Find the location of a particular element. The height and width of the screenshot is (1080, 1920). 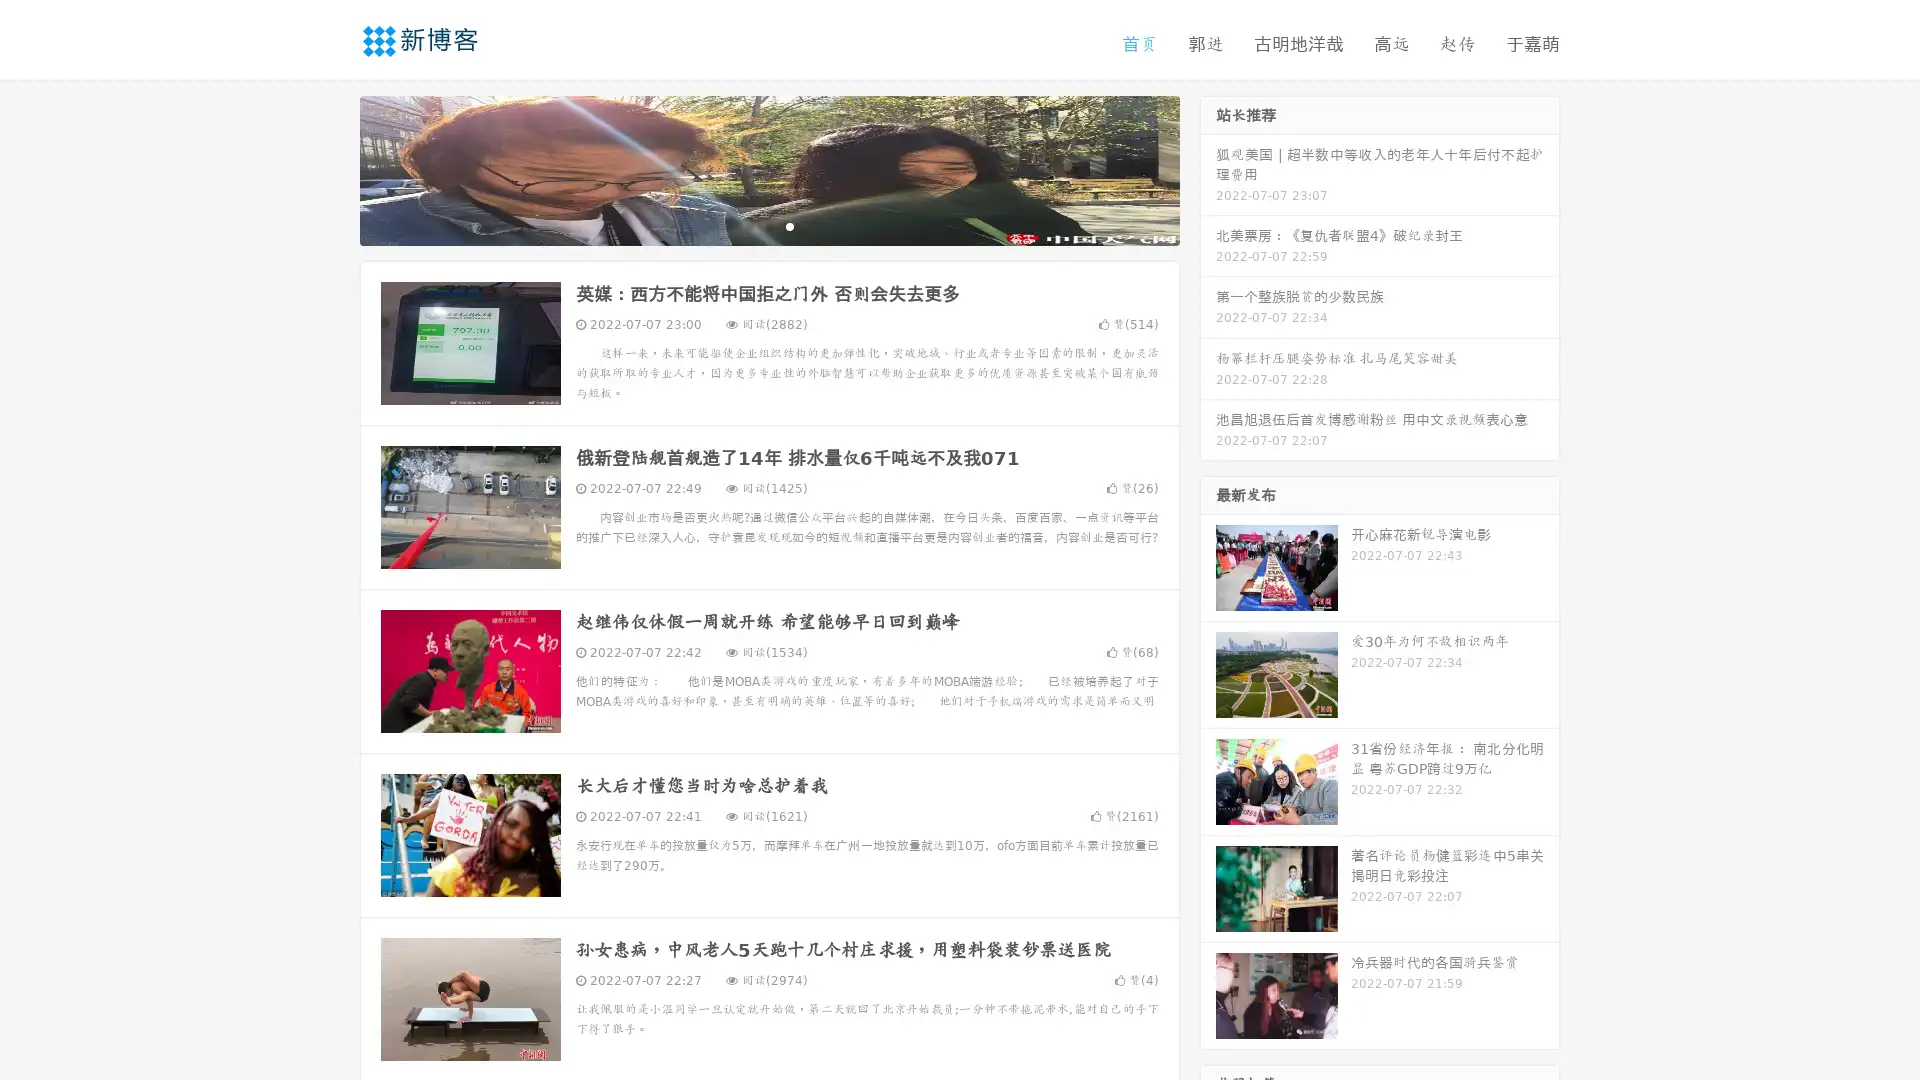

Go to slide 1 is located at coordinates (748, 225).